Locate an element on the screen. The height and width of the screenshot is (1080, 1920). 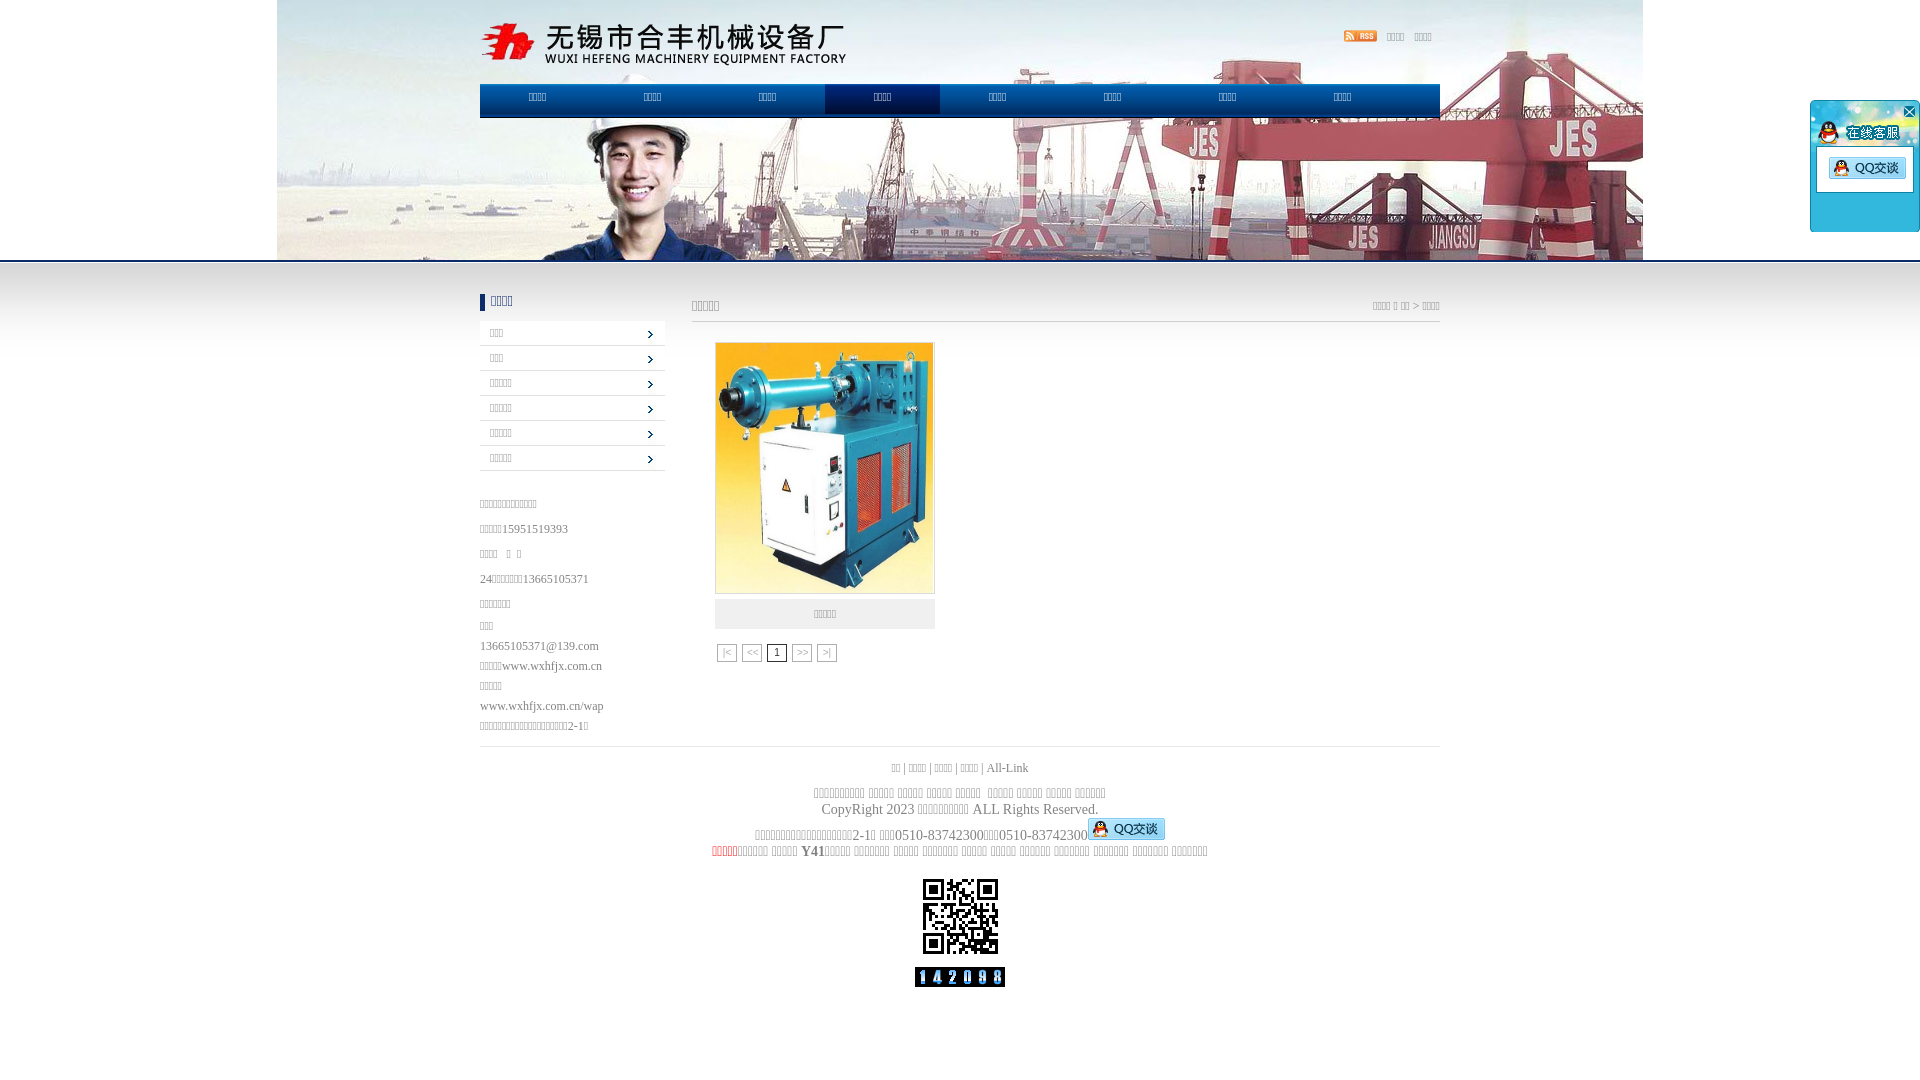
'|<' is located at coordinates (716, 652).